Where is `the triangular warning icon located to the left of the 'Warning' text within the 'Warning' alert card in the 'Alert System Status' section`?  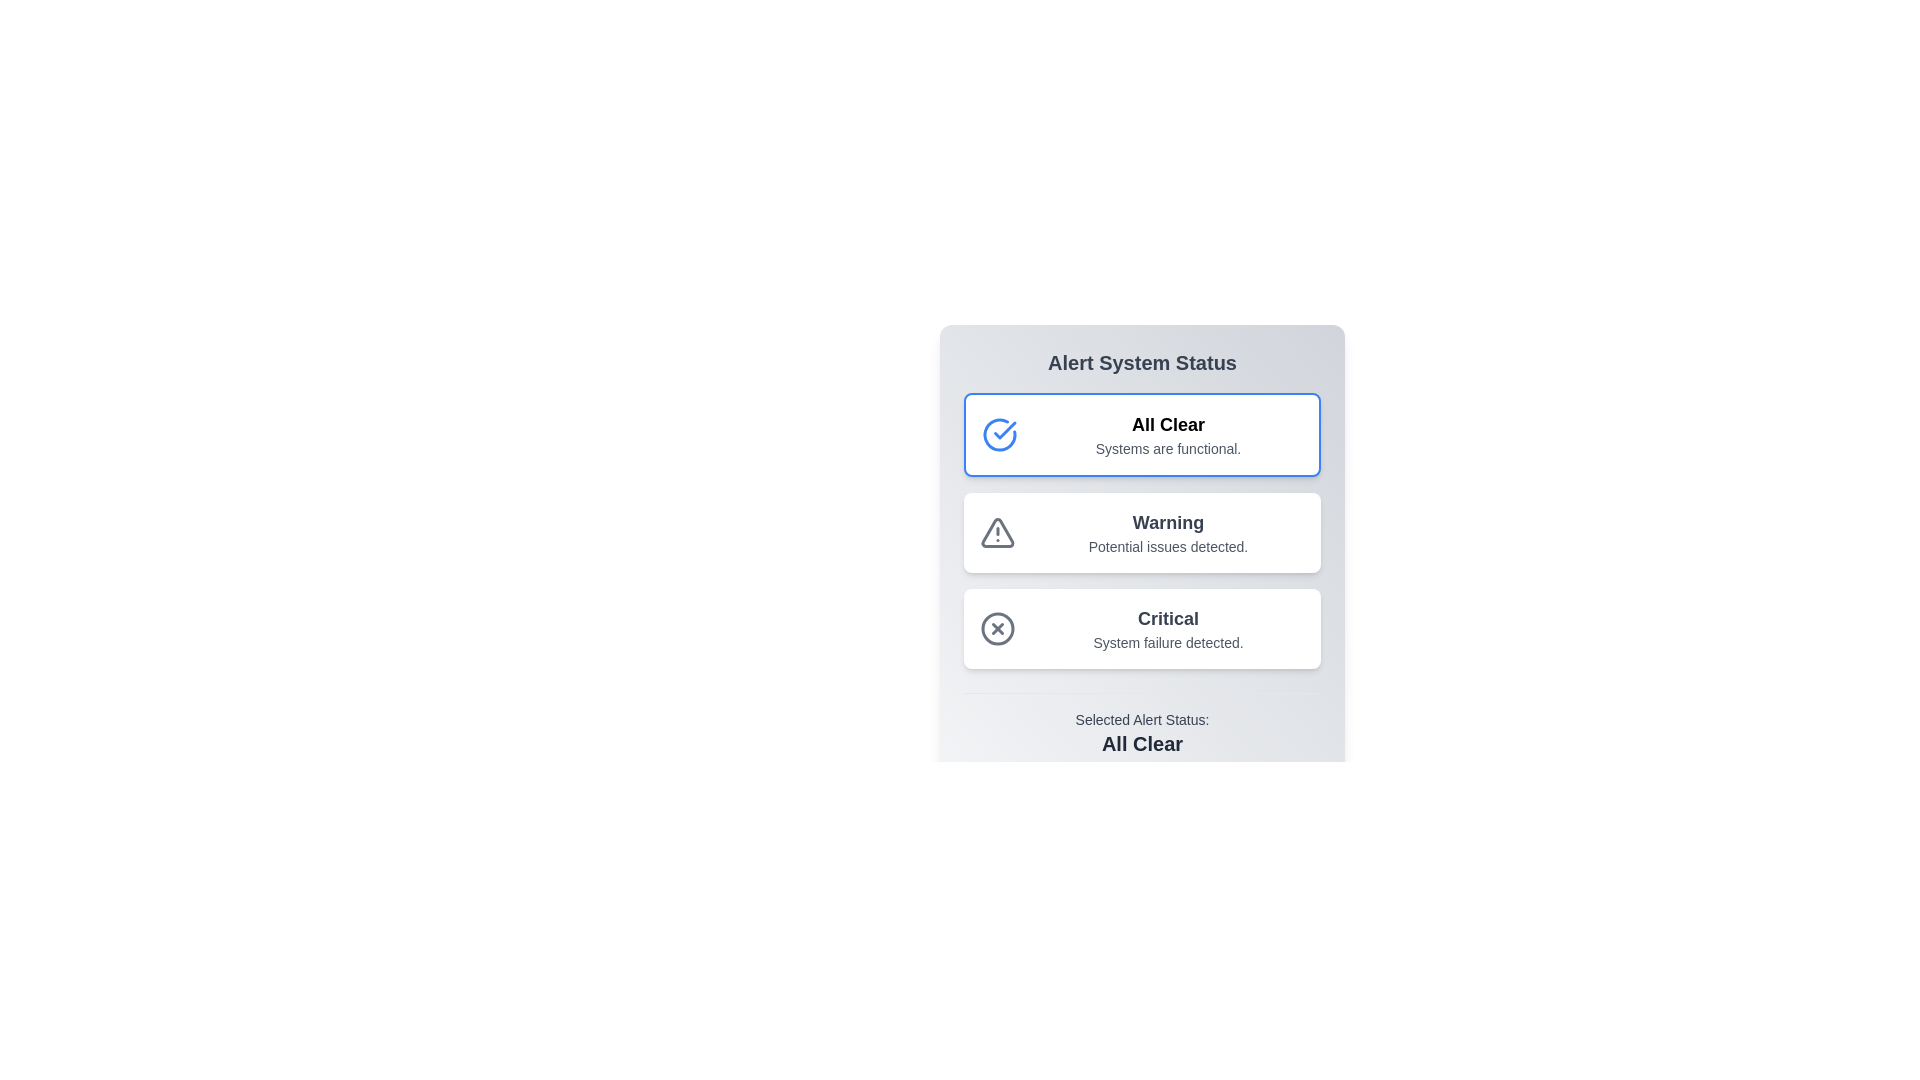 the triangular warning icon located to the left of the 'Warning' text within the 'Warning' alert card in the 'Alert System Status' section is located at coordinates (998, 531).